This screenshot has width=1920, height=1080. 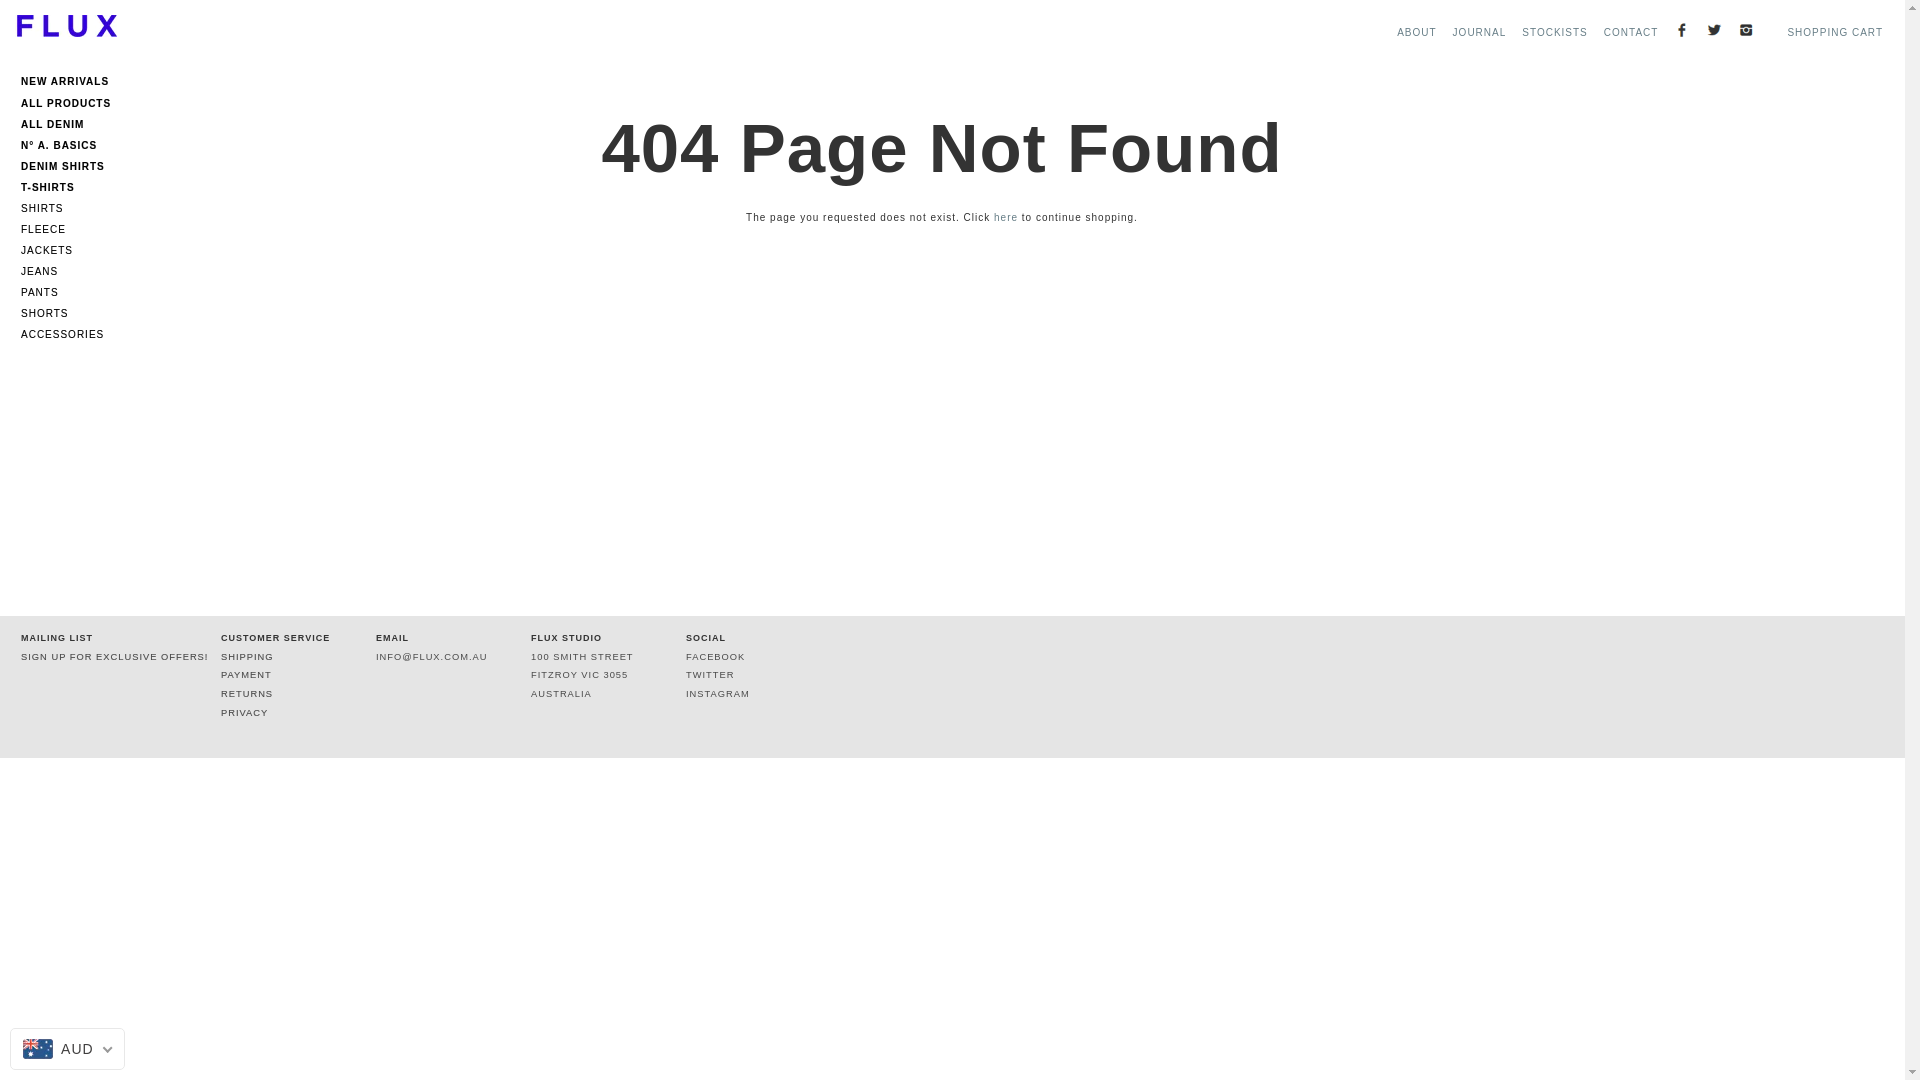 I want to click on 'STOCKISTS', so click(x=1554, y=32).